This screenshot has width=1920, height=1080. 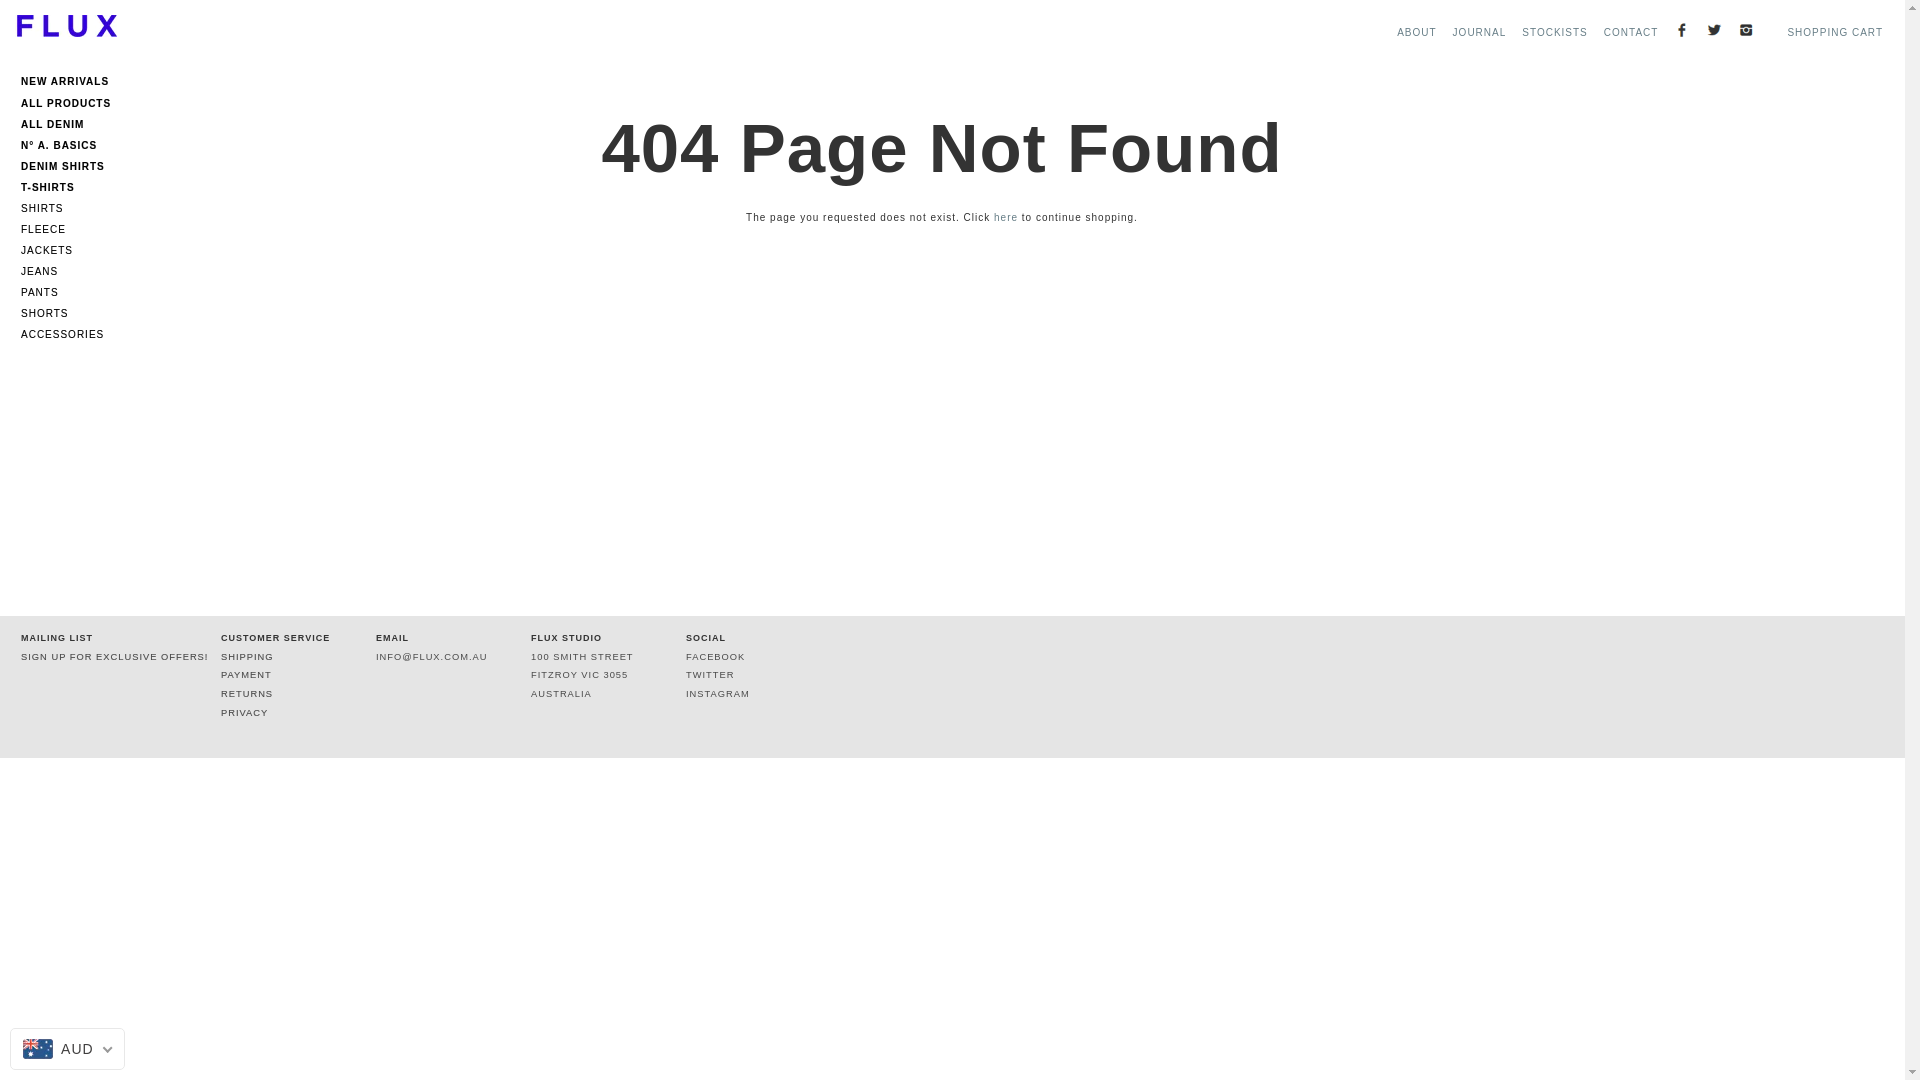 I want to click on 'STOCKISTS', so click(x=1554, y=32).